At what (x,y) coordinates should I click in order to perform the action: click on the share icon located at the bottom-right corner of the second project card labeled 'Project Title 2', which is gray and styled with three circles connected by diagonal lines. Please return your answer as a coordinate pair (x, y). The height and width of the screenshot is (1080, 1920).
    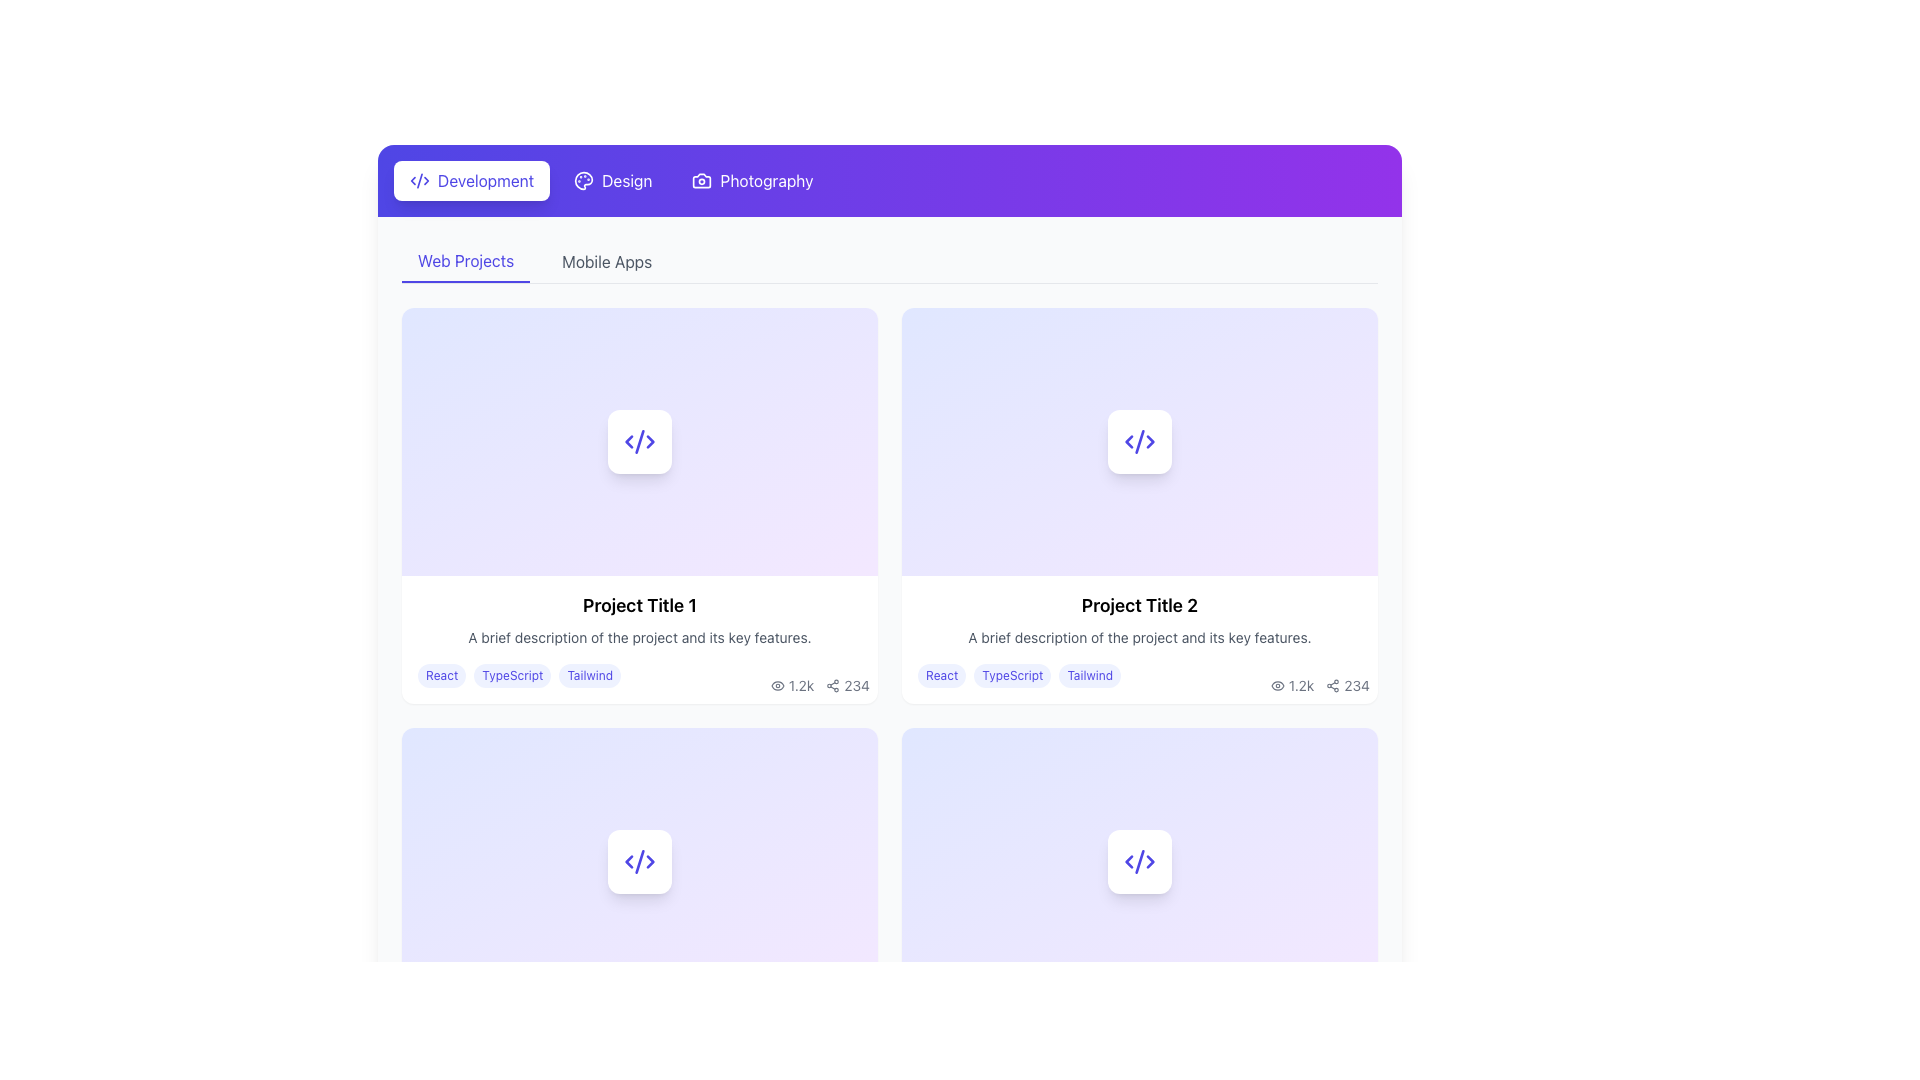
    Looking at the image, I should click on (1333, 684).